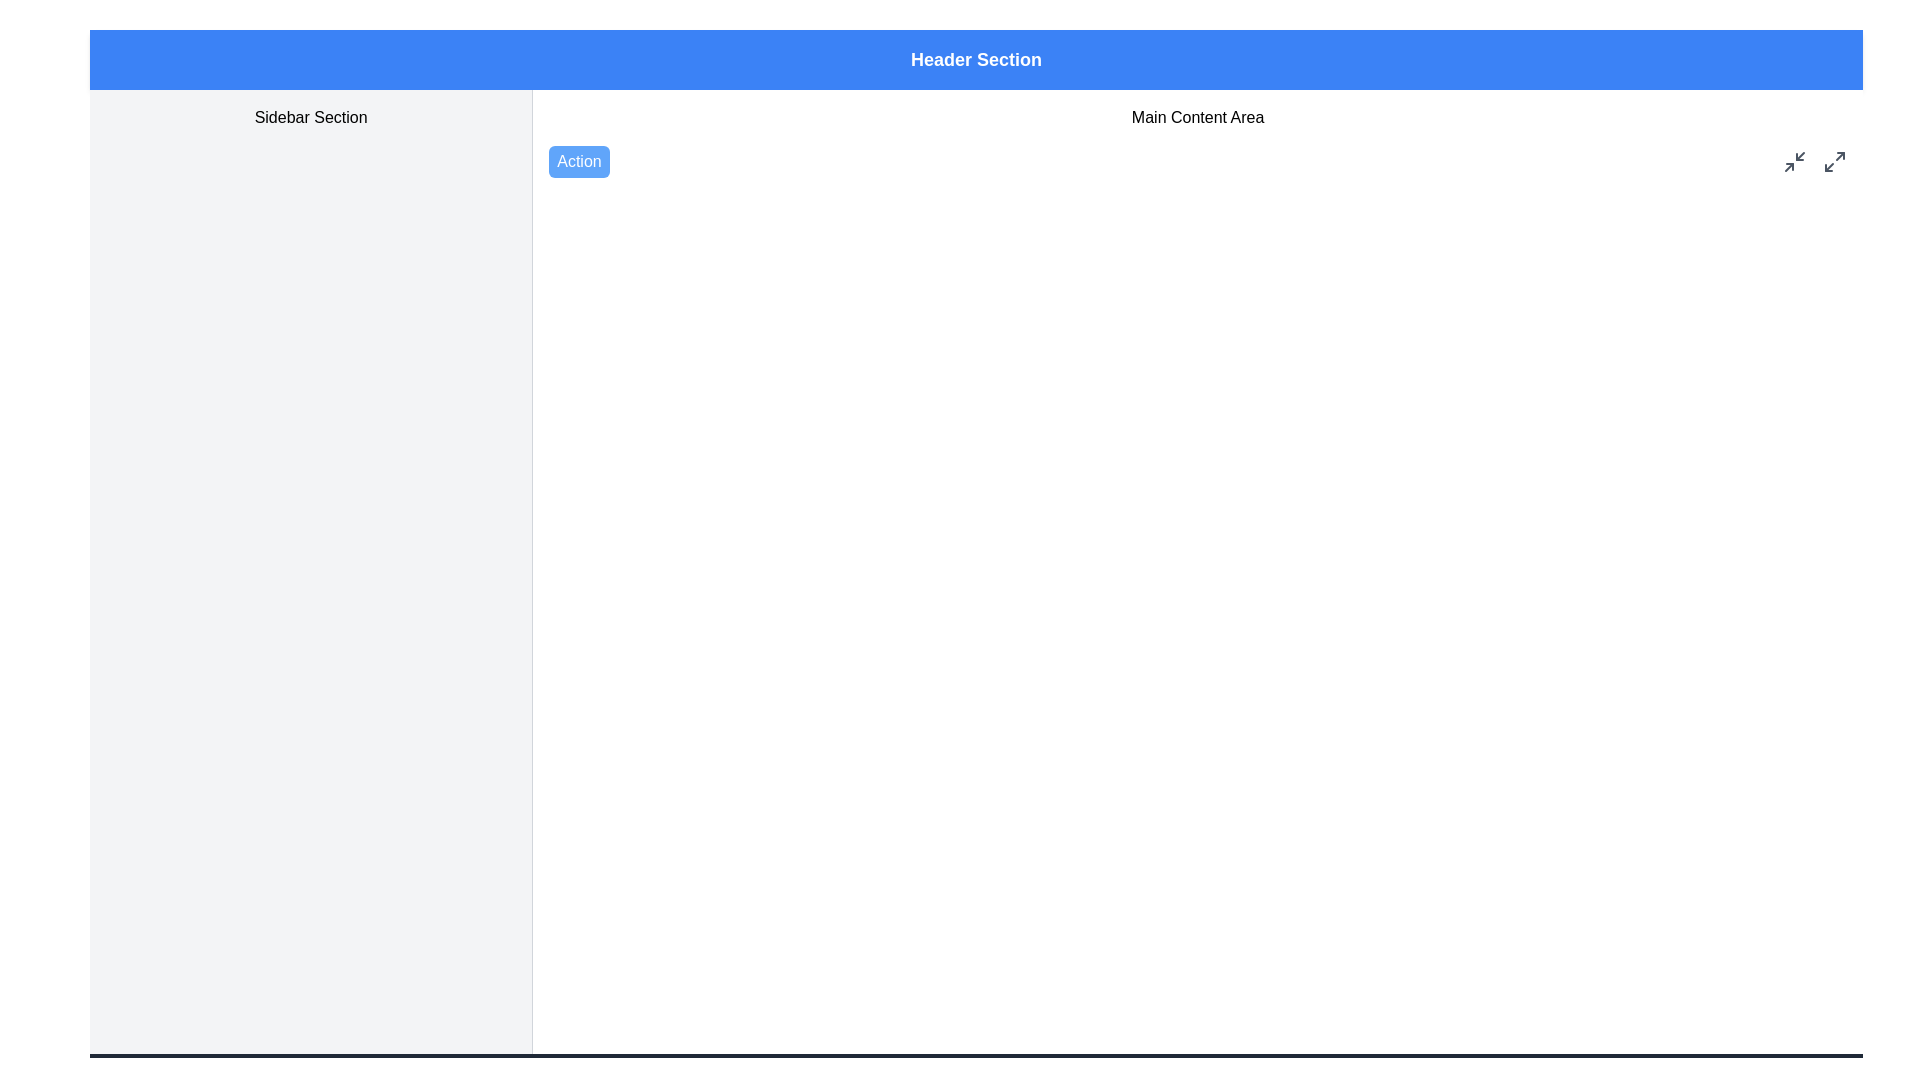 This screenshot has height=1080, width=1920. What do you see at coordinates (976, 59) in the screenshot?
I see `the header Text Label located at the top of the layout, which spans the full width of the viewport` at bounding box center [976, 59].